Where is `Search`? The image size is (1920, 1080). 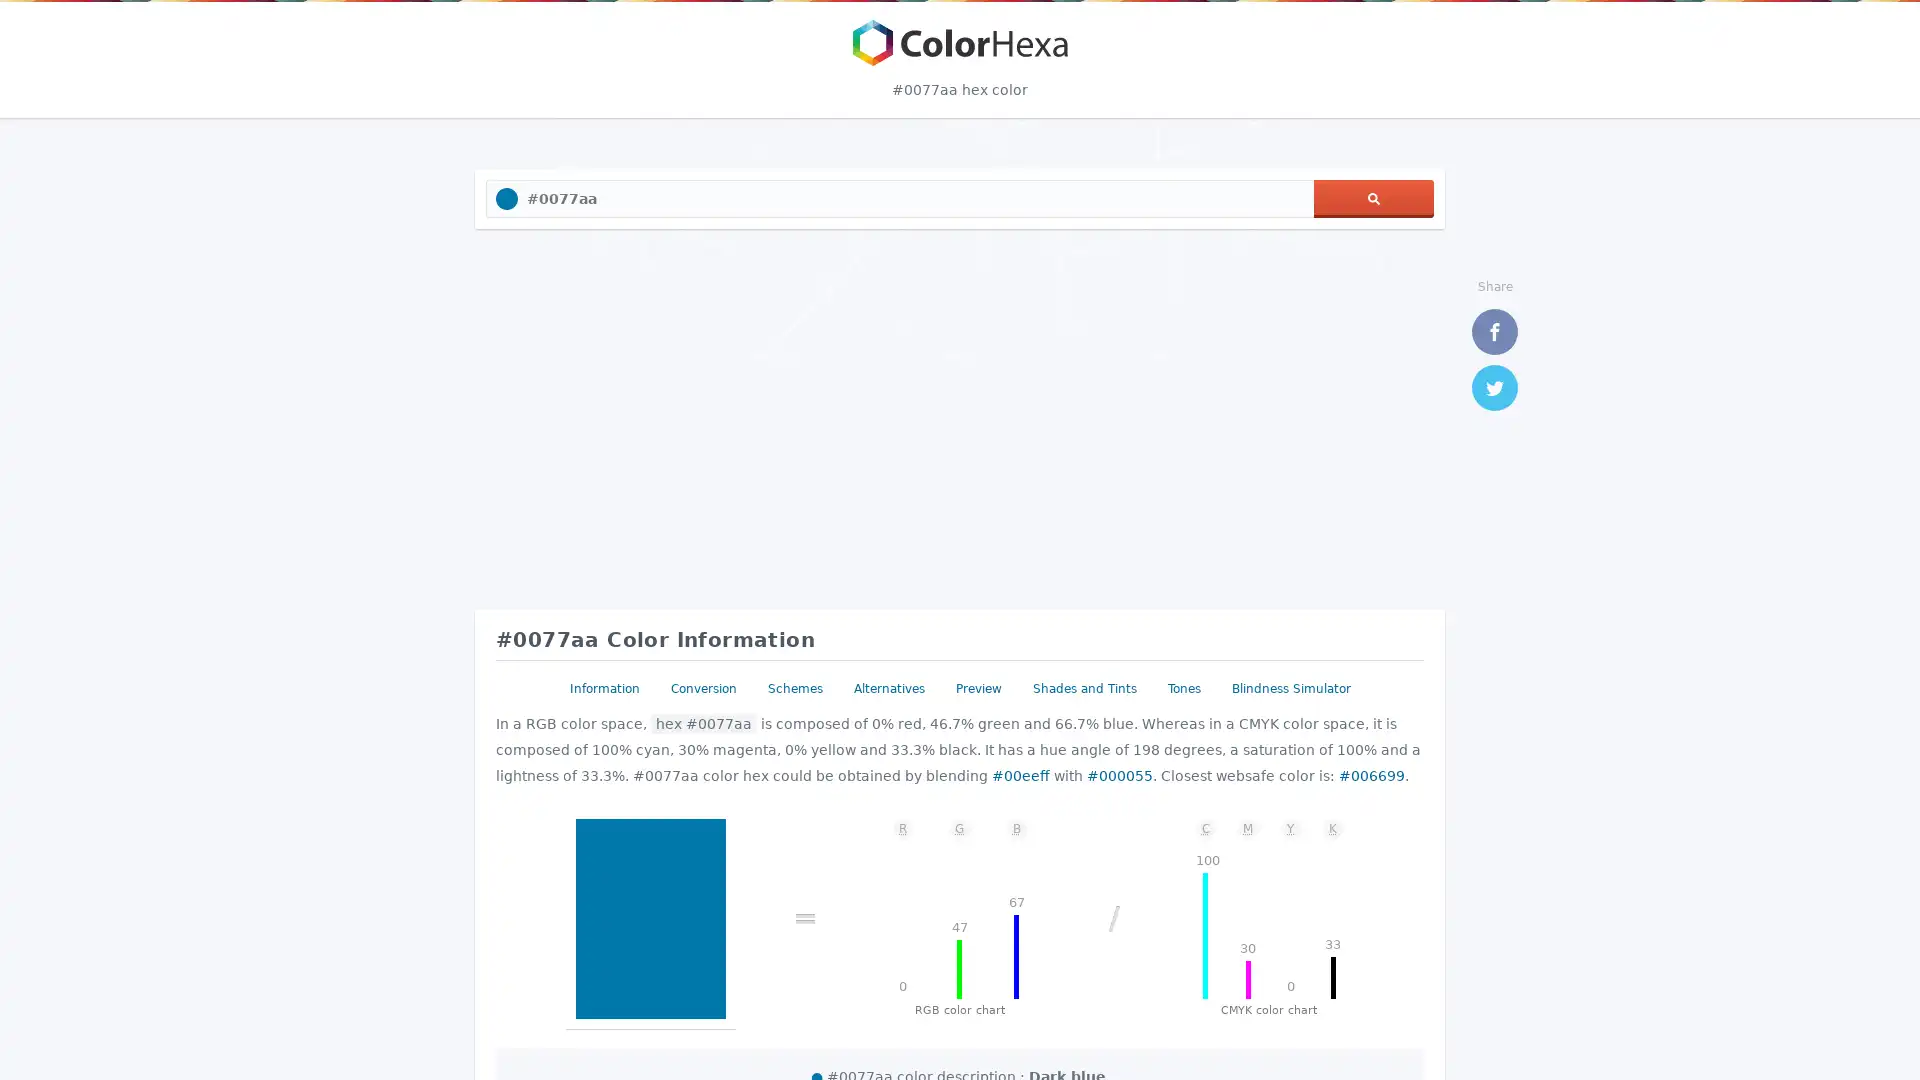 Search is located at coordinates (1372, 199).